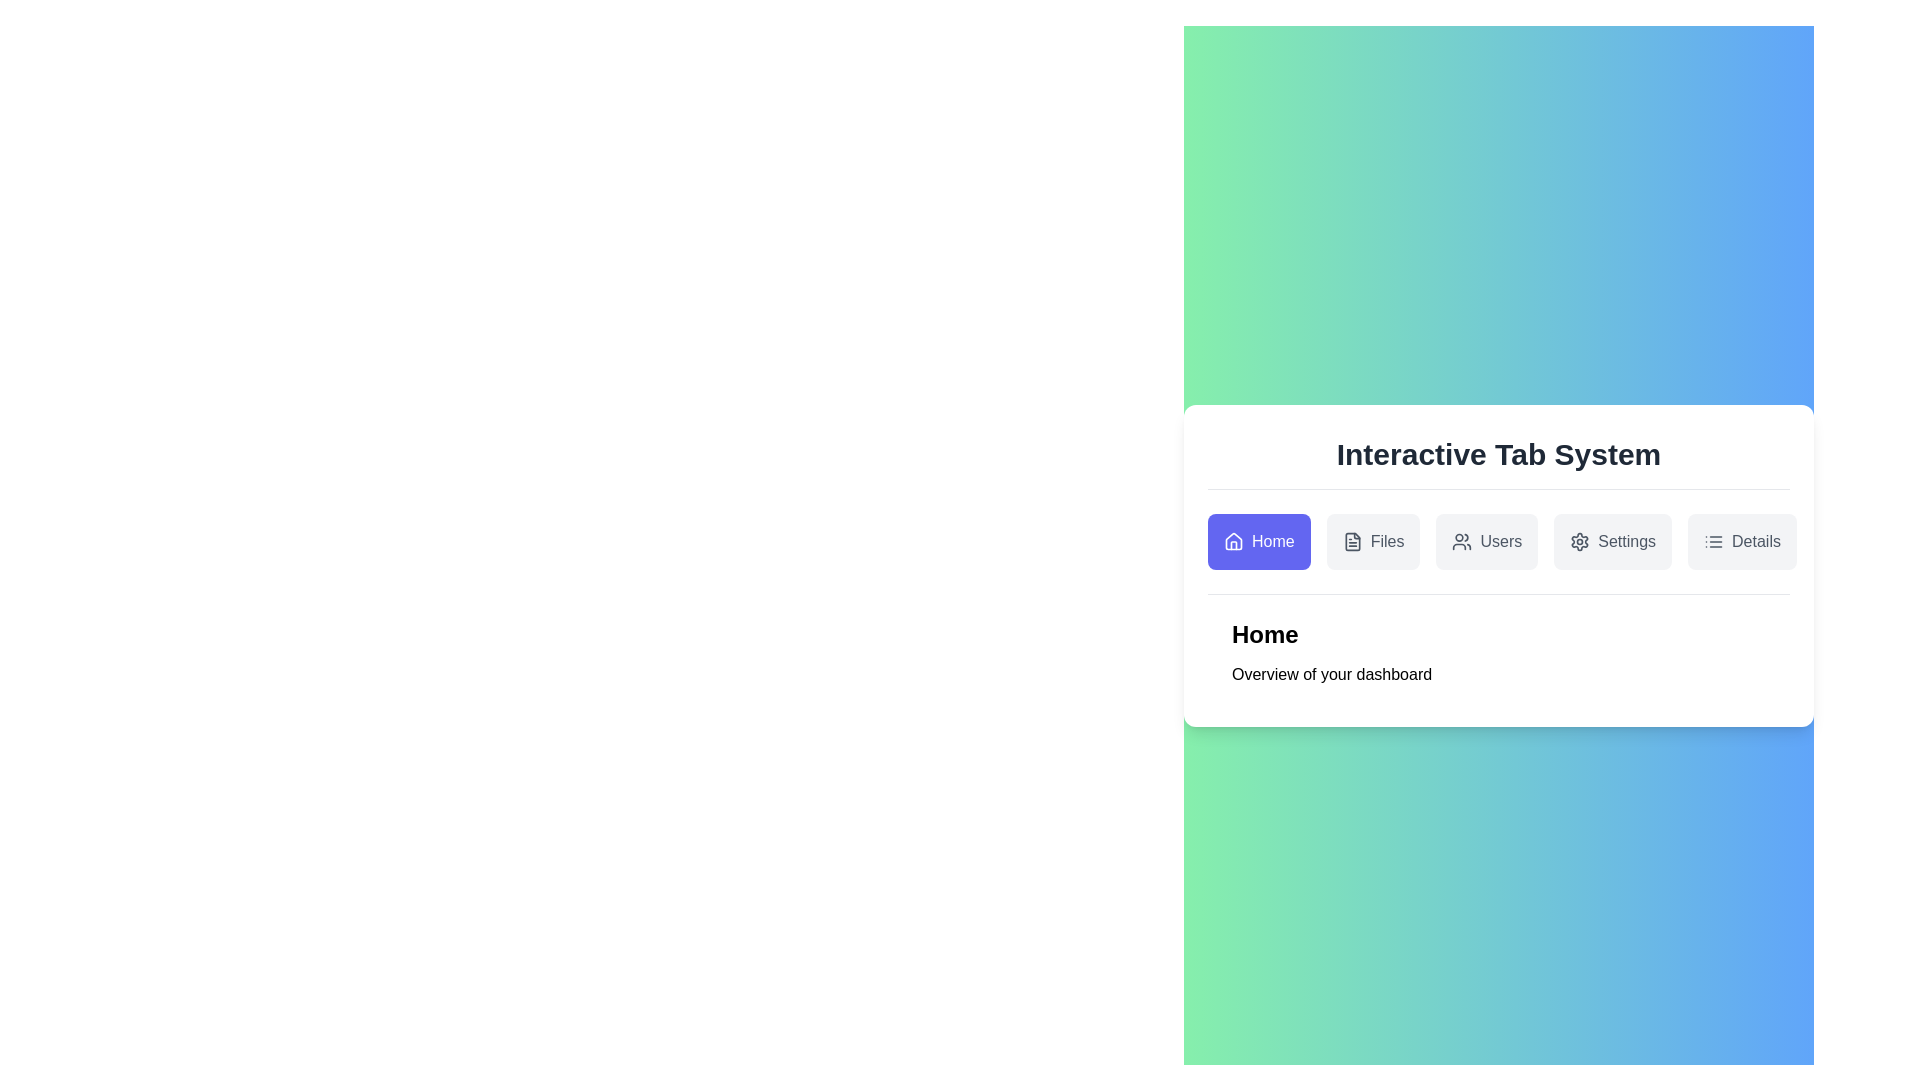 The width and height of the screenshot is (1920, 1080). I want to click on properties of the 'Home' textual label within the first navigation tab button, which is located to the right of a house icon, so click(1272, 542).